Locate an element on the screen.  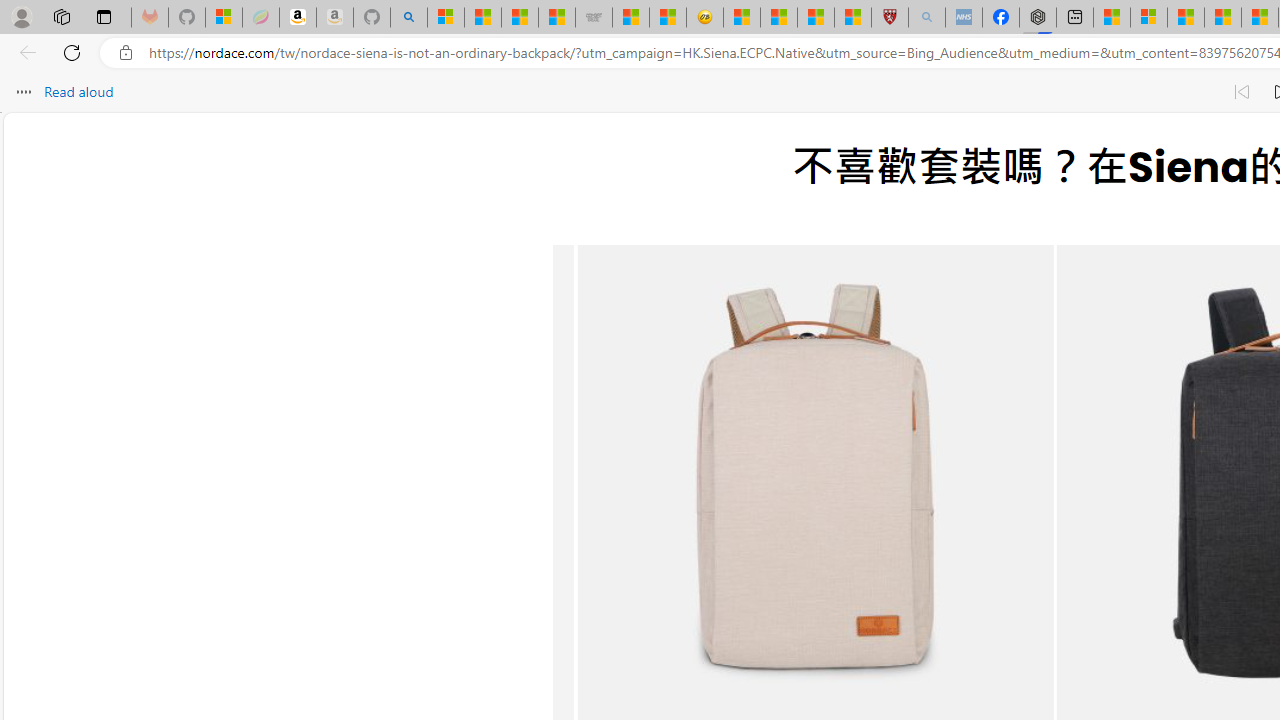
'Nordace - Nordace Siena Is Not An Ordinary Backpack' is located at coordinates (1038, 17).